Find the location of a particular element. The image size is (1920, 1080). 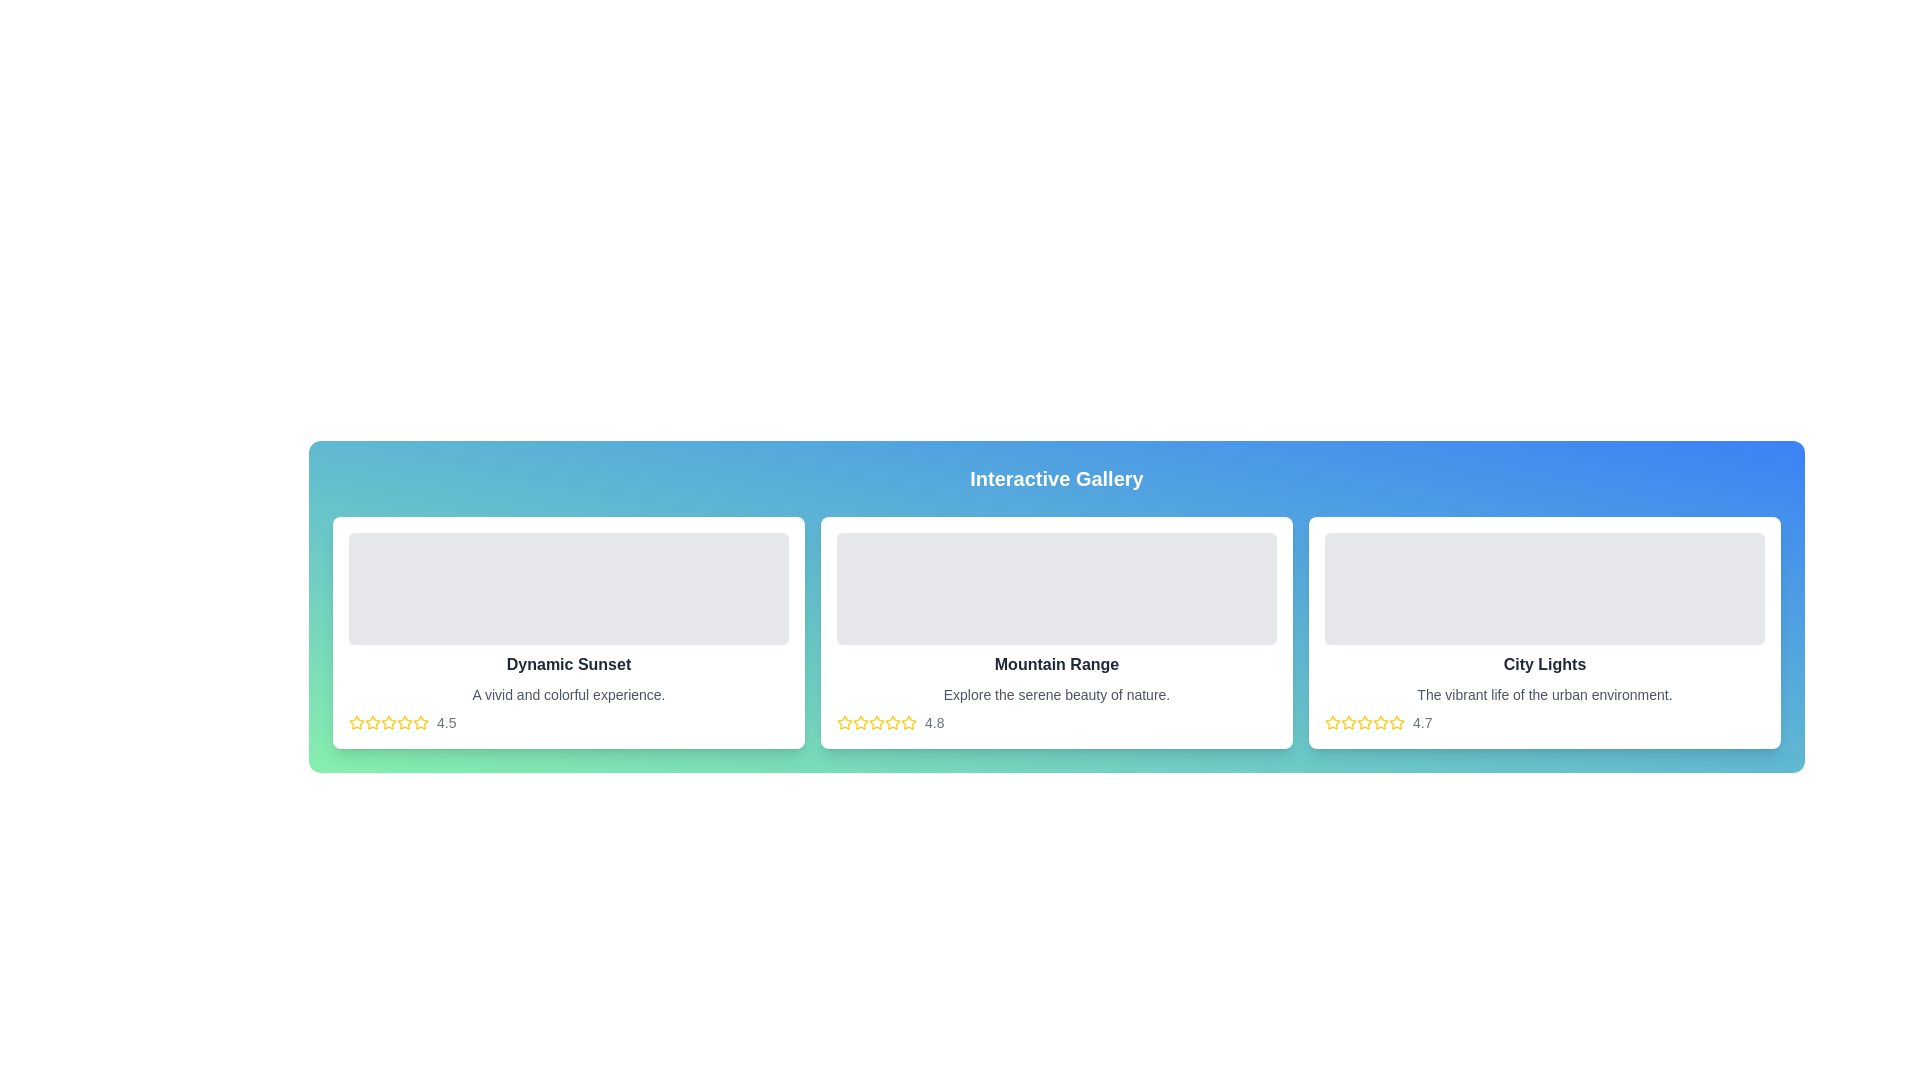

the 'City Lights' card element is located at coordinates (1544, 632).